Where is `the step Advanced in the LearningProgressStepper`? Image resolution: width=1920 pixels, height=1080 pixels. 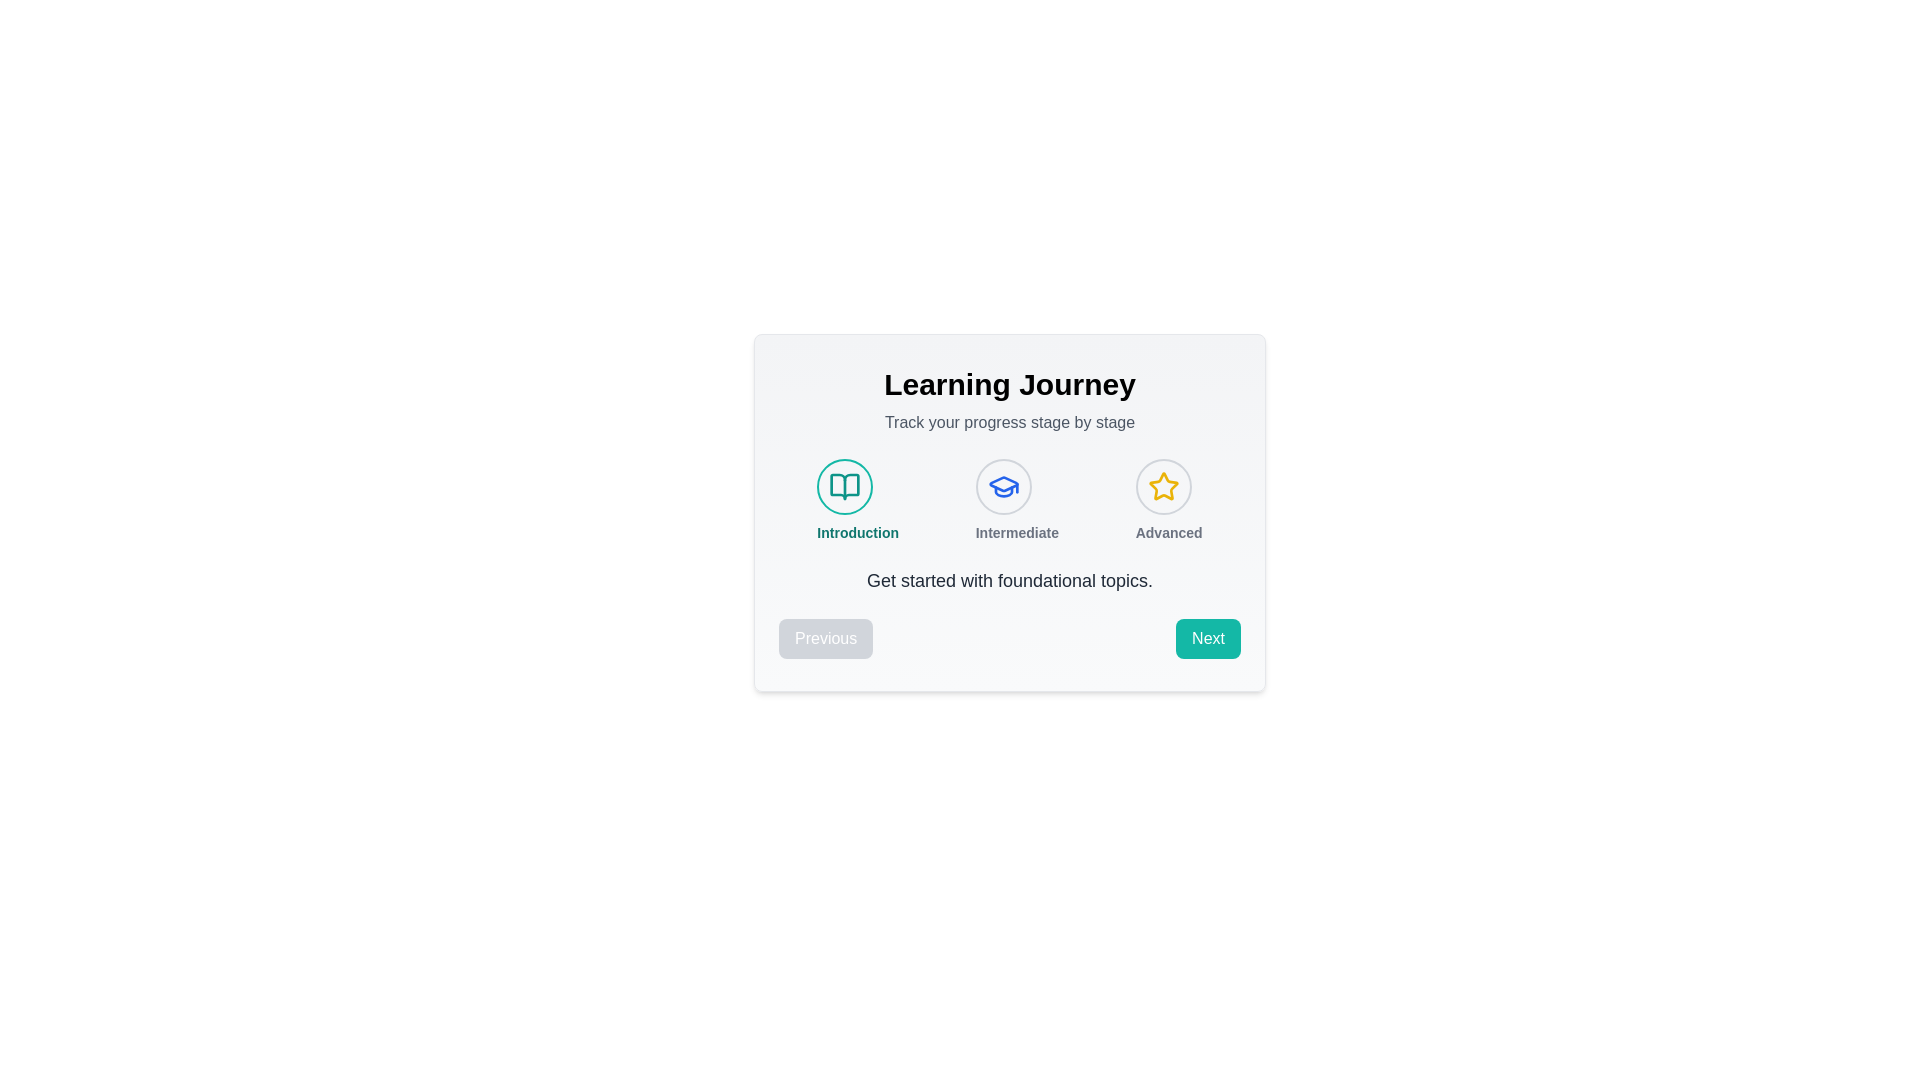 the step Advanced in the LearningProgressStepper is located at coordinates (1163, 486).